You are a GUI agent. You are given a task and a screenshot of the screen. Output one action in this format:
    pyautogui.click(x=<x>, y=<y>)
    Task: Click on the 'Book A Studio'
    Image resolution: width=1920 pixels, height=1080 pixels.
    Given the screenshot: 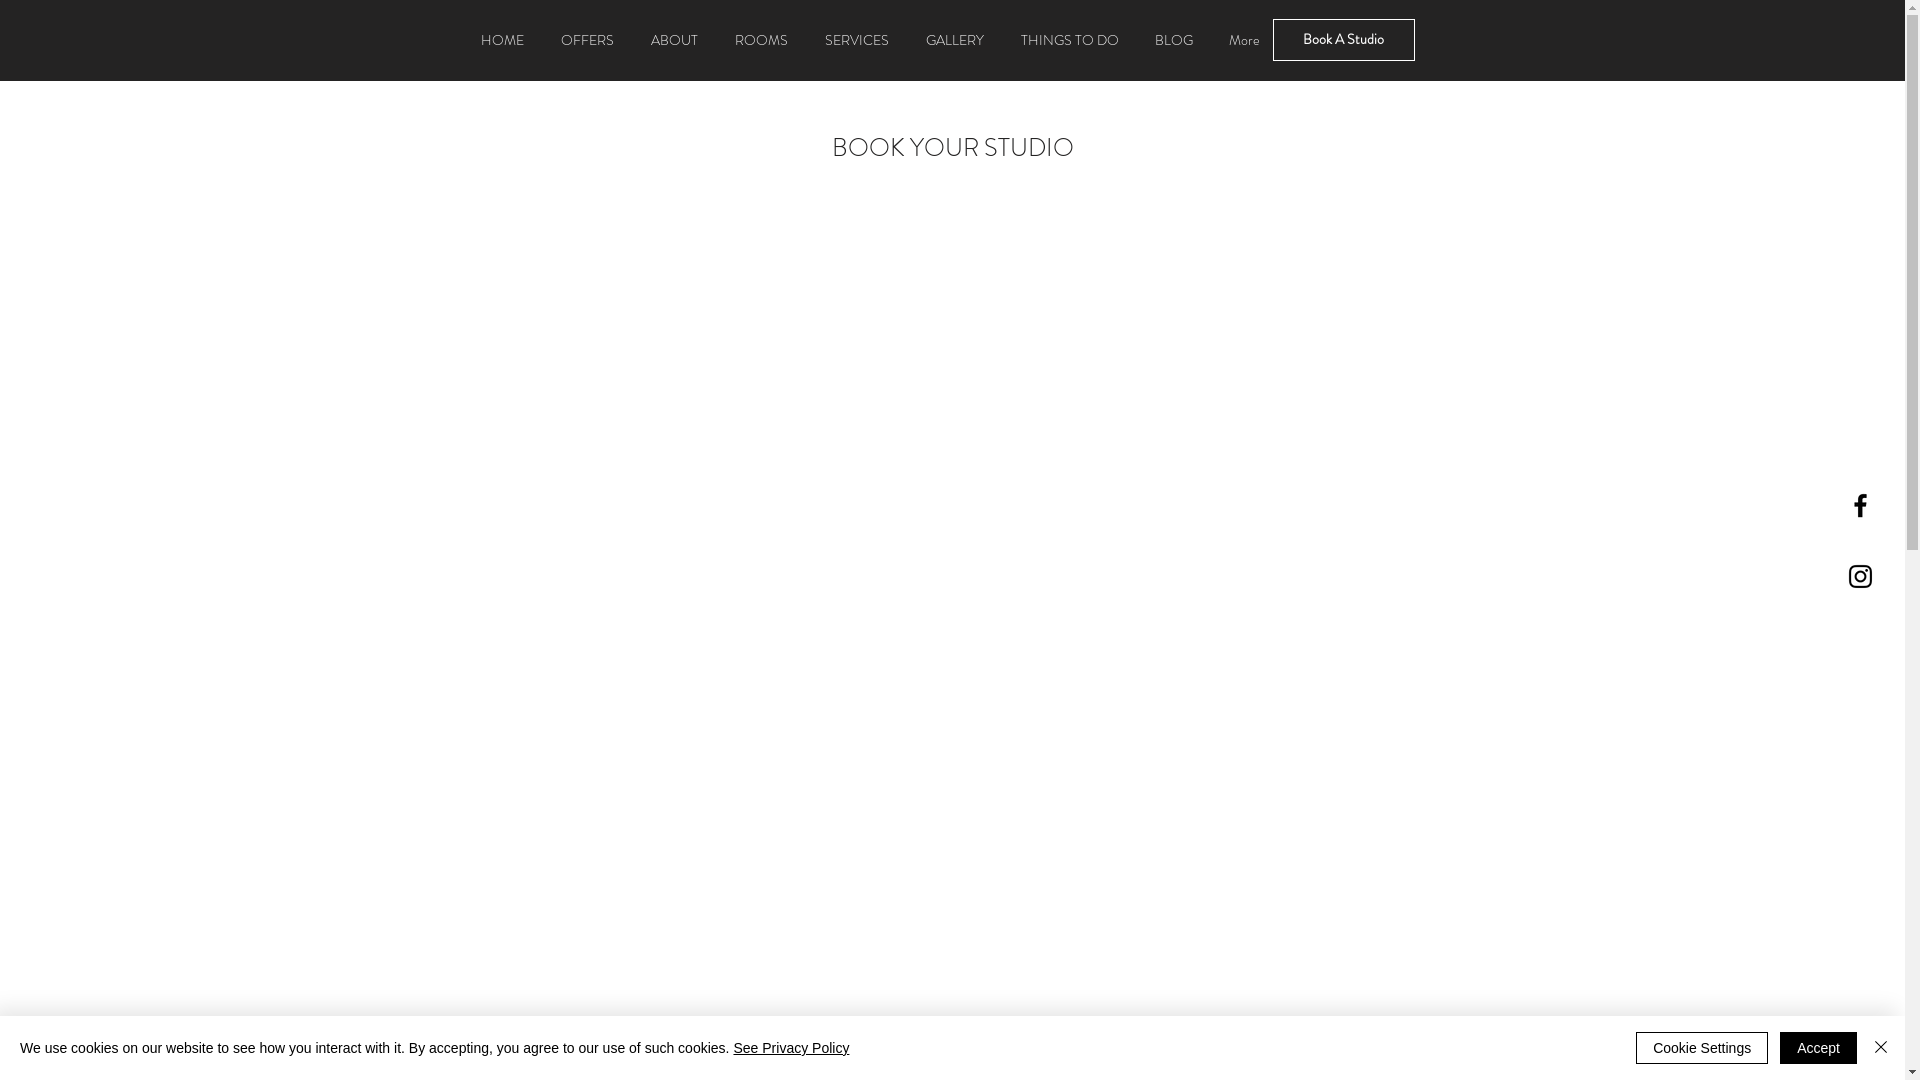 What is the action you would take?
    pyautogui.click(x=1271, y=39)
    